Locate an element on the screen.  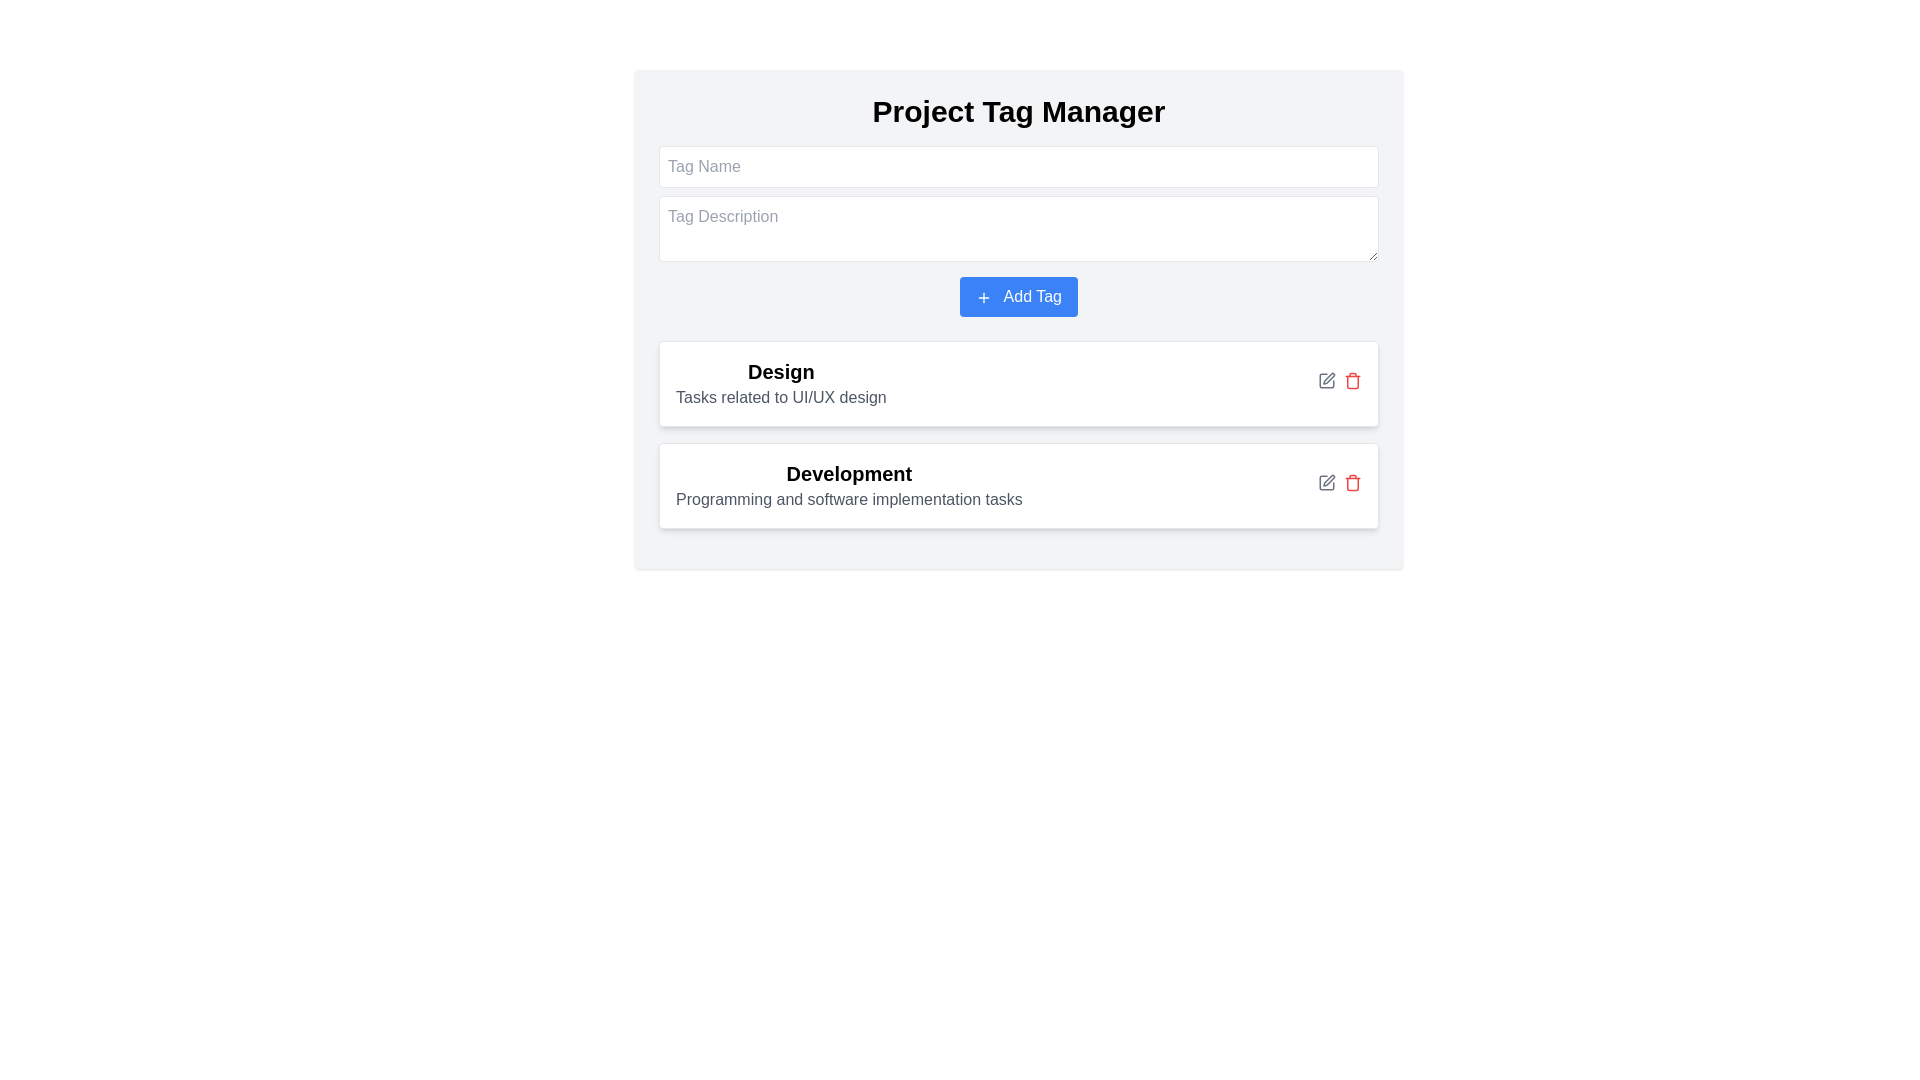
the bright blue 'Add Tag' button with white text and a plus icon is located at coordinates (1018, 297).